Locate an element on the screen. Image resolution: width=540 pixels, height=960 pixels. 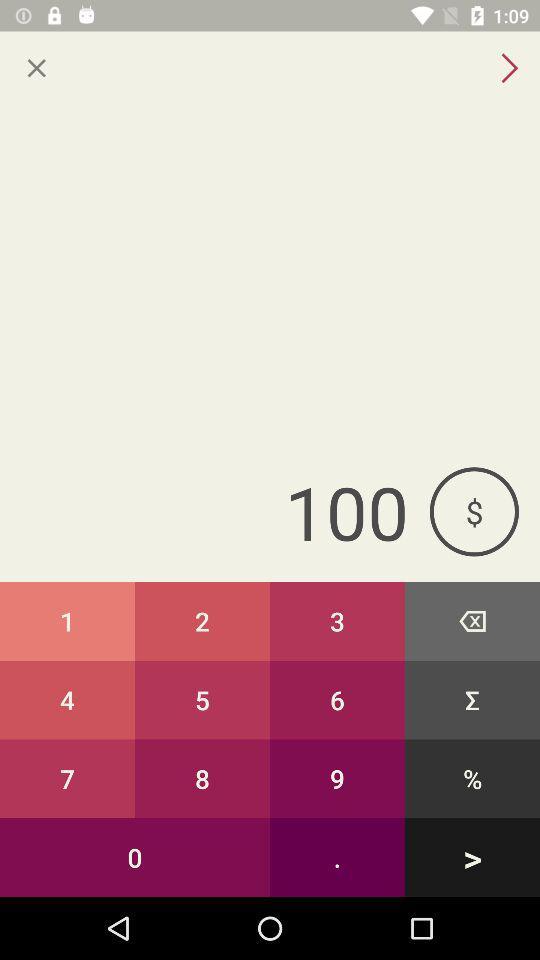
item to the right of 2 item is located at coordinates (337, 620).